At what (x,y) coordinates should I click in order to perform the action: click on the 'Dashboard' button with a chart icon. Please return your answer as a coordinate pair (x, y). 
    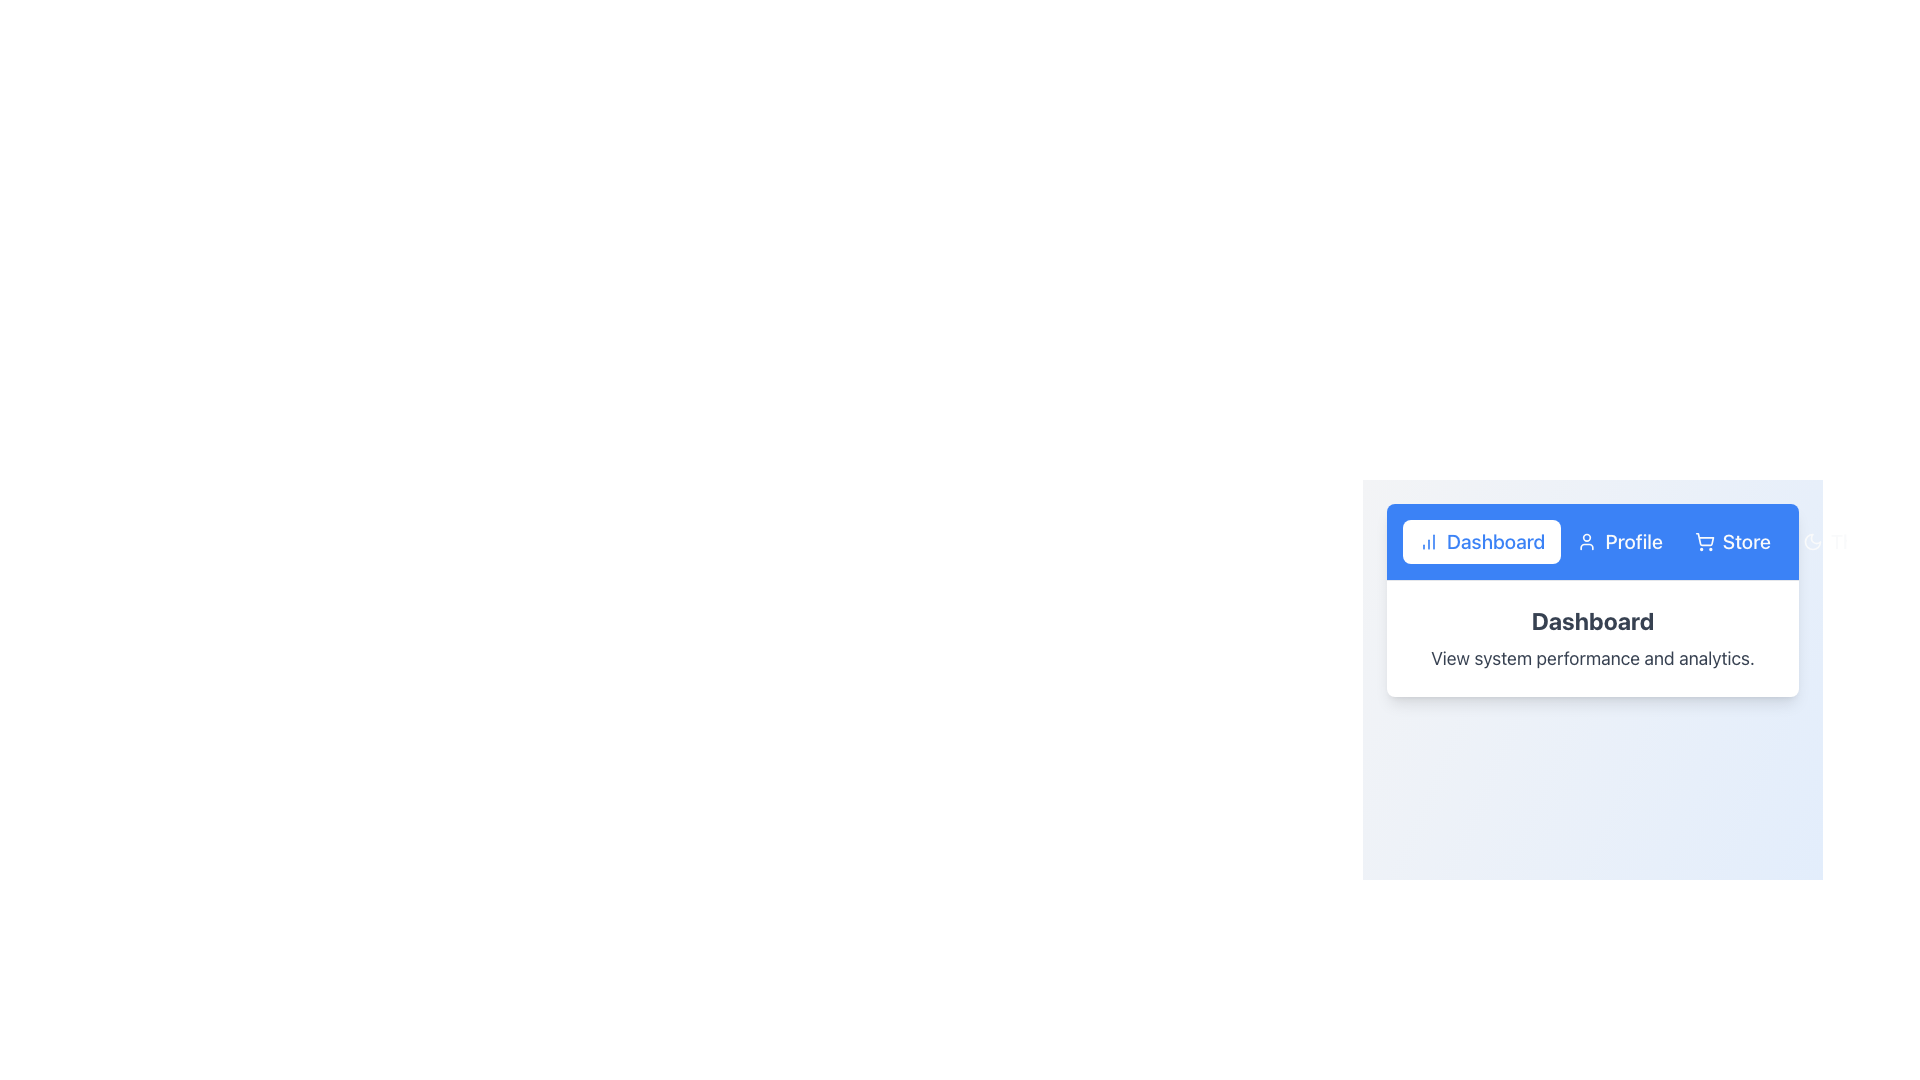
    Looking at the image, I should click on (1482, 542).